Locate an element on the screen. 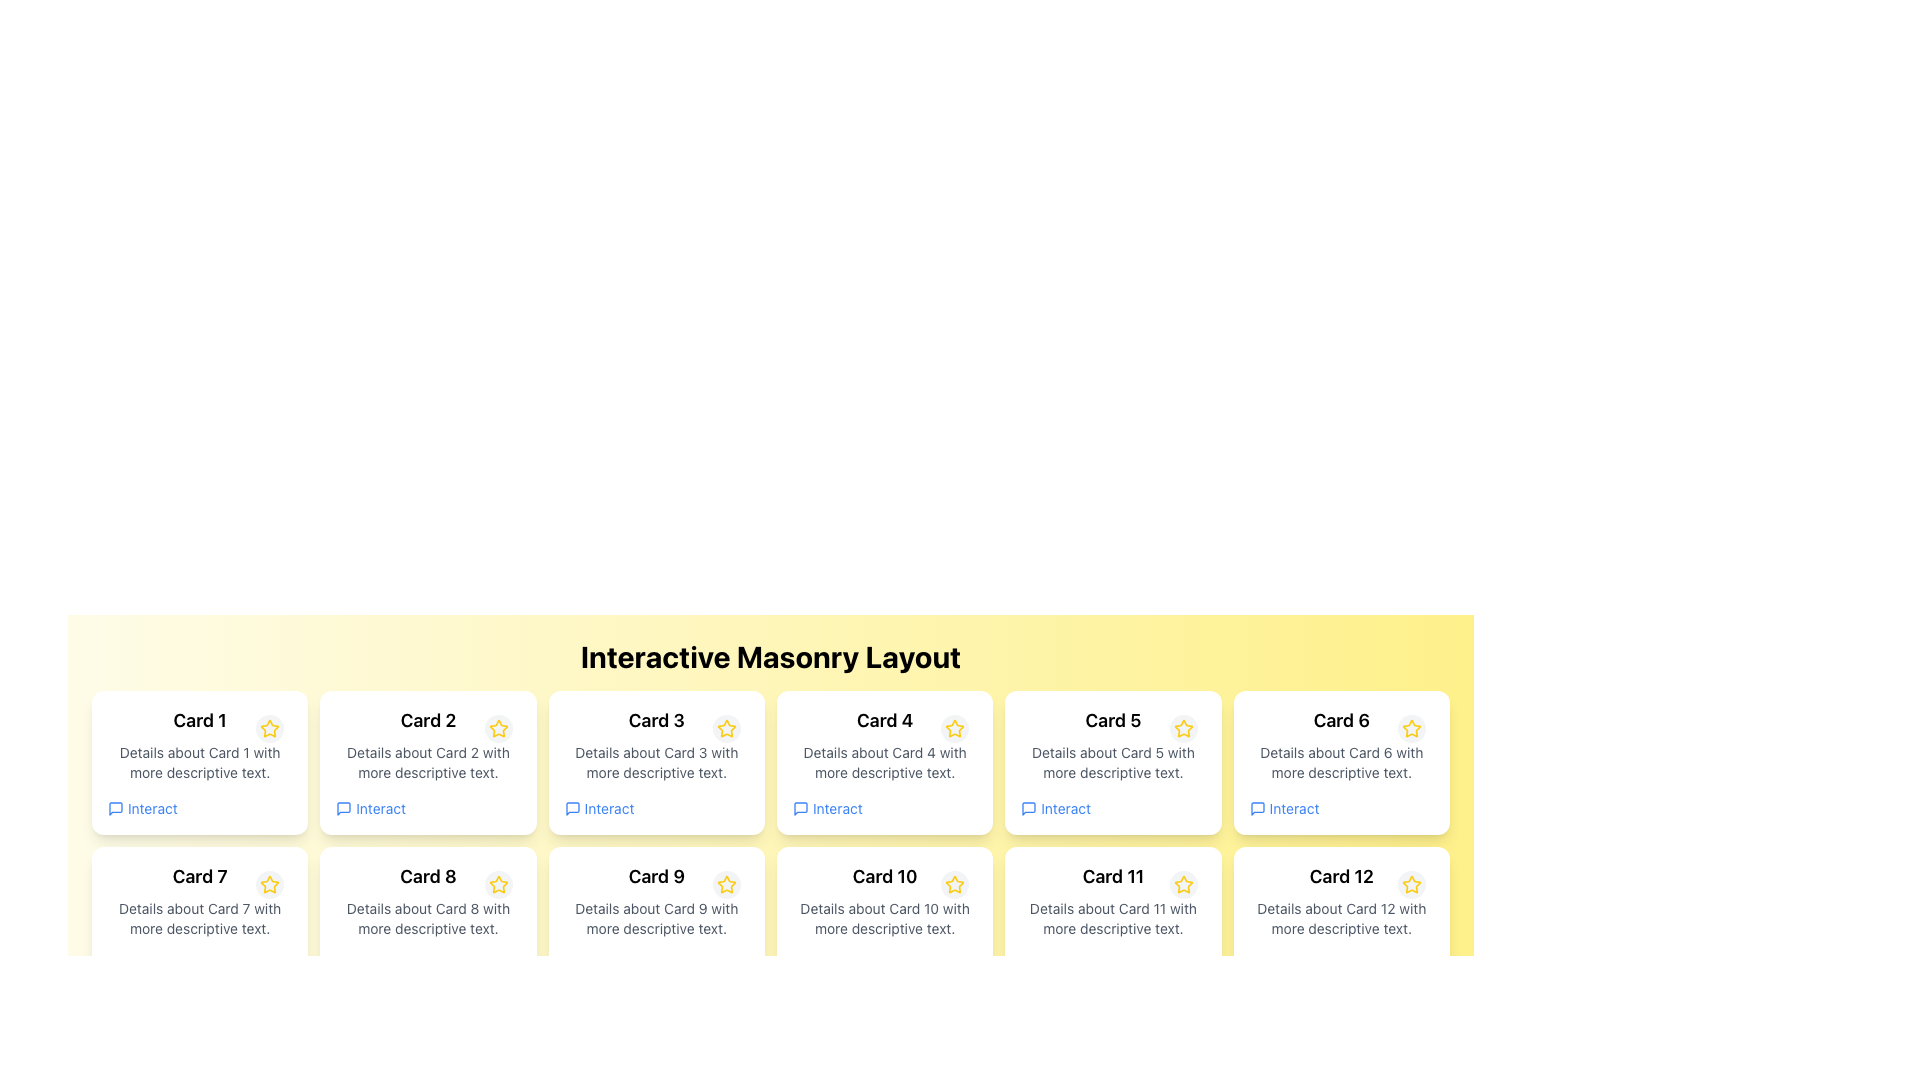 Image resolution: width=1920 pixels, height=1080 pixels. the speech bubble icon with a thick blue outline located in the 'Interact' section of 'Card 5' in the second row and third column is located at coordinates (1029, 808).